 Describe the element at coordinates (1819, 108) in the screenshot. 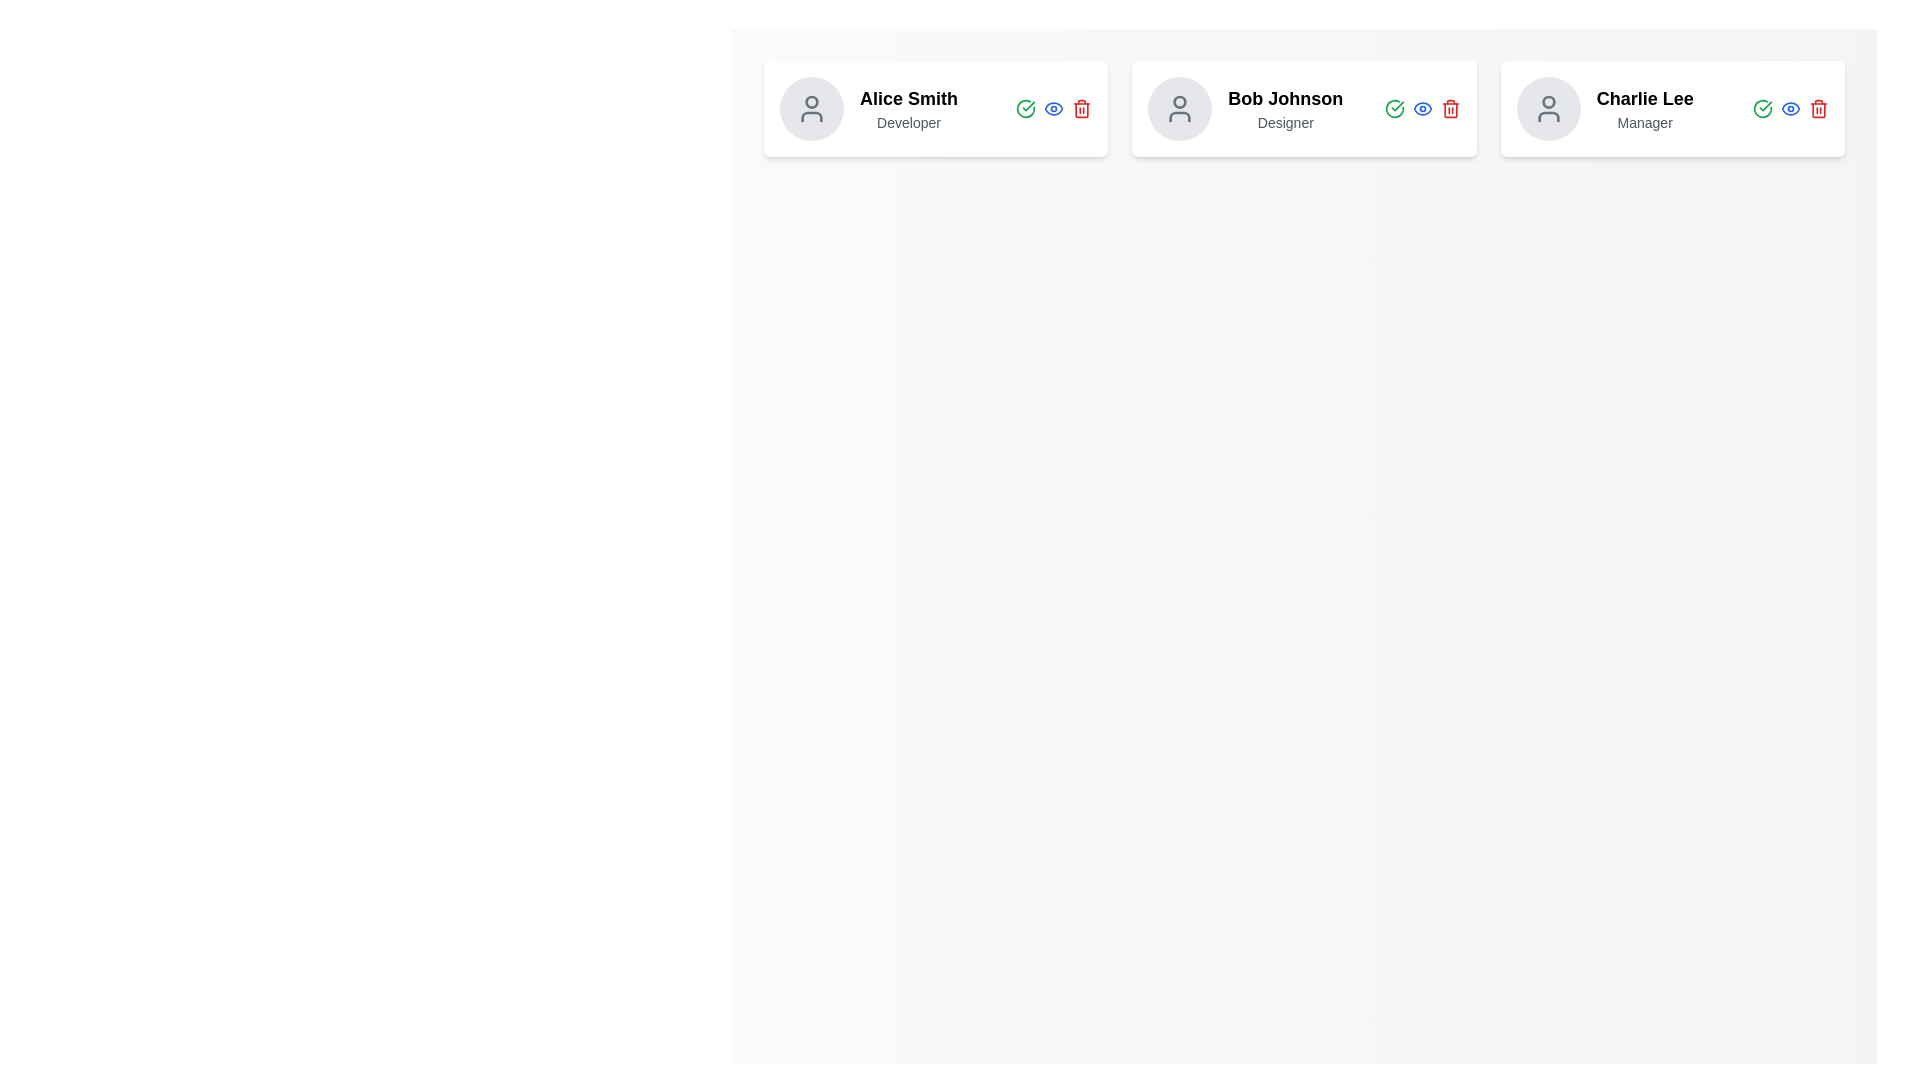

I see `the red trash bin icon button, the third interactive icon in the row of operation buttons for Charlie Lee` at that location.